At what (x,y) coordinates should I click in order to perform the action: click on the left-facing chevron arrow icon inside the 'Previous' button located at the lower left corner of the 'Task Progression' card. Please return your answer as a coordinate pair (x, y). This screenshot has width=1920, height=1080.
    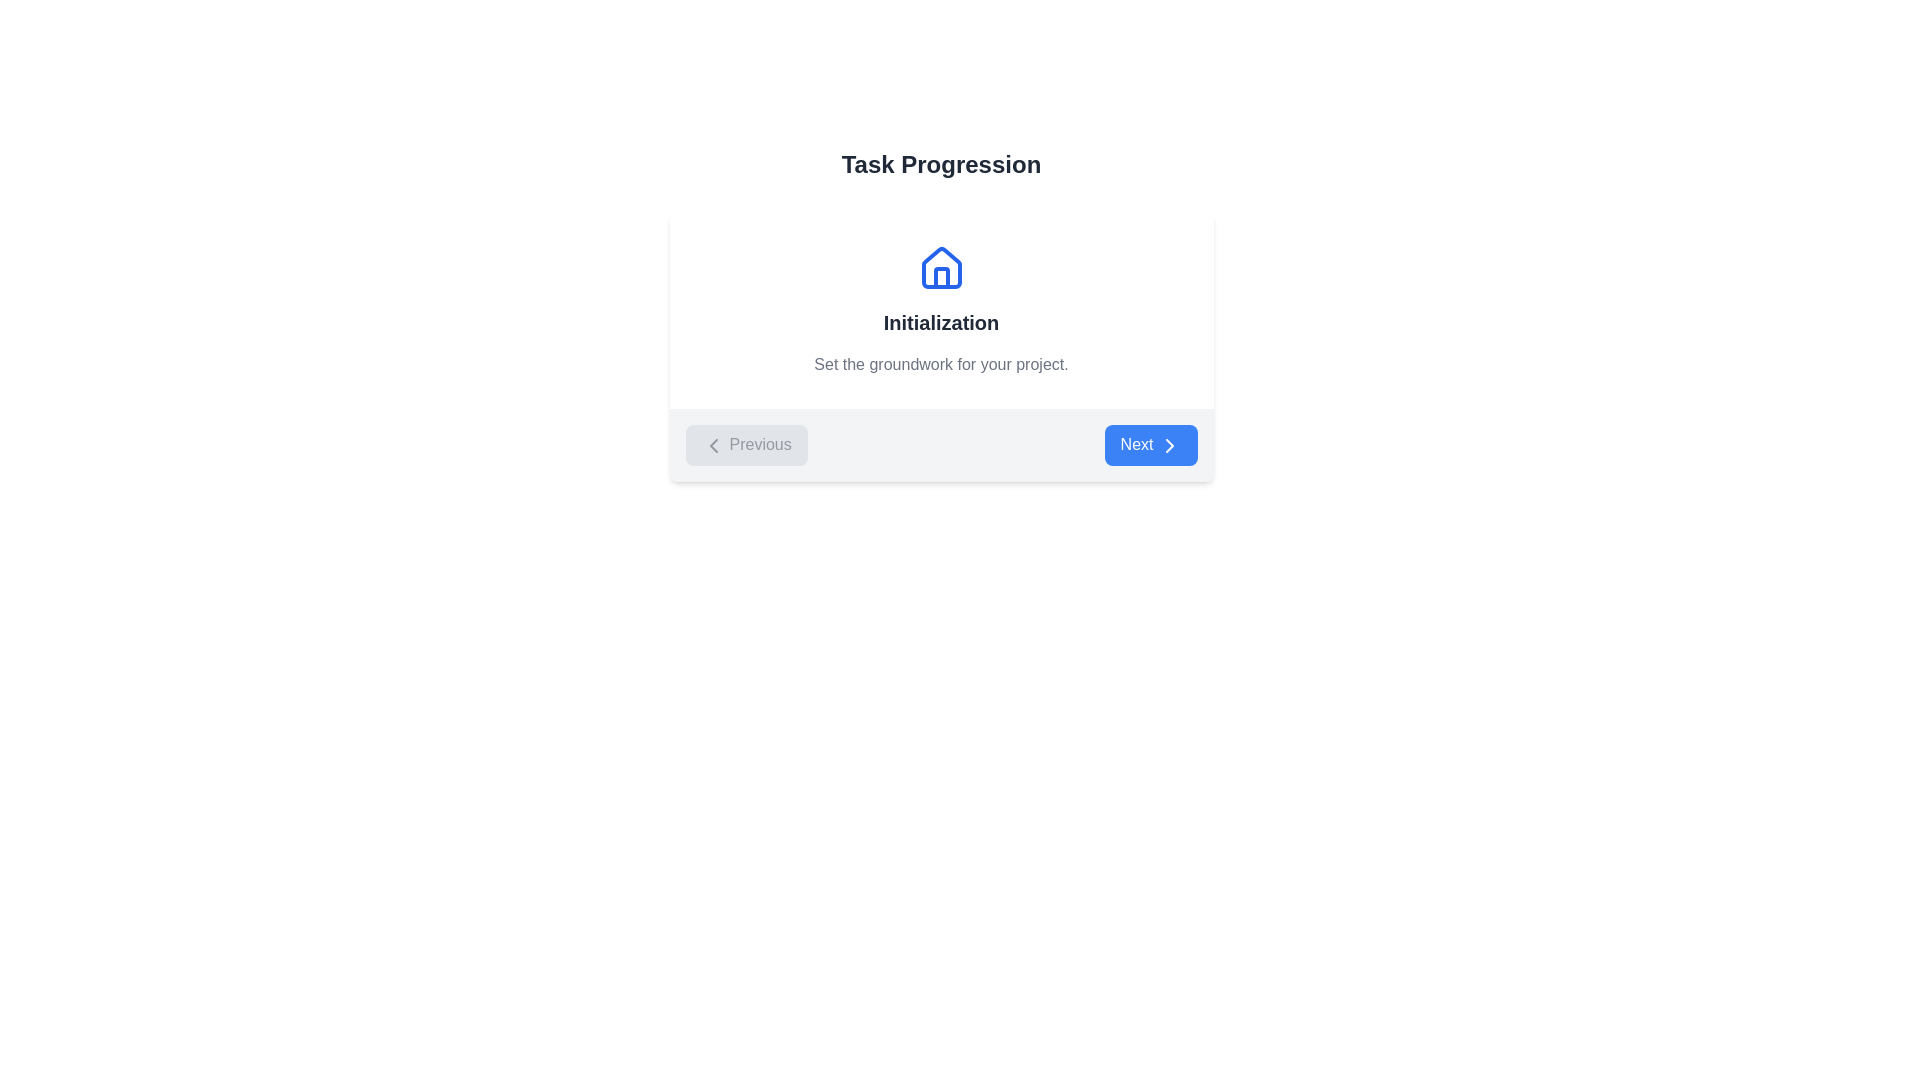
    Looking at the image, I should click on (713, 444).